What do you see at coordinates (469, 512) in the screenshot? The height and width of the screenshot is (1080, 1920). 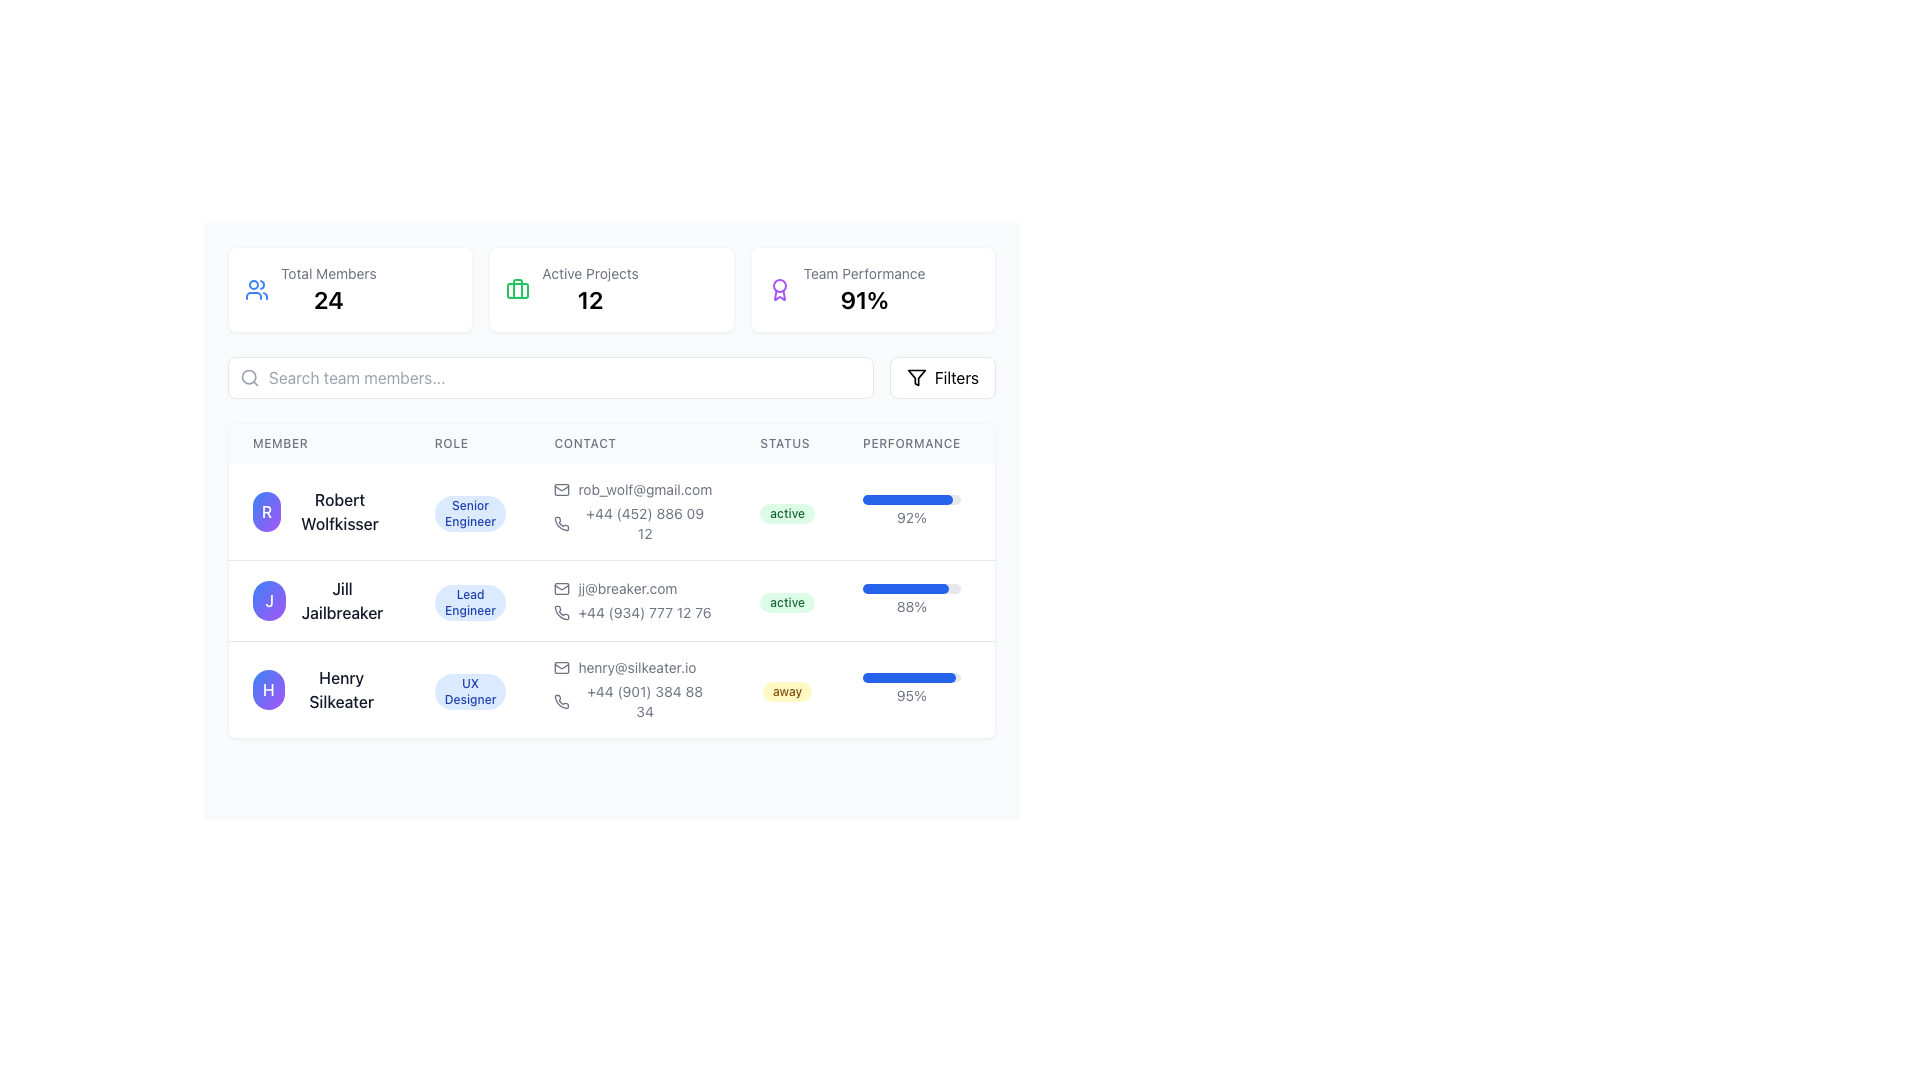 I see `the informational label in the 'ROLE' column of the first row, which indicates the title of the associated team member, located to the right of 'Robert Wolfkisser'` at bounding box center [469, 512].